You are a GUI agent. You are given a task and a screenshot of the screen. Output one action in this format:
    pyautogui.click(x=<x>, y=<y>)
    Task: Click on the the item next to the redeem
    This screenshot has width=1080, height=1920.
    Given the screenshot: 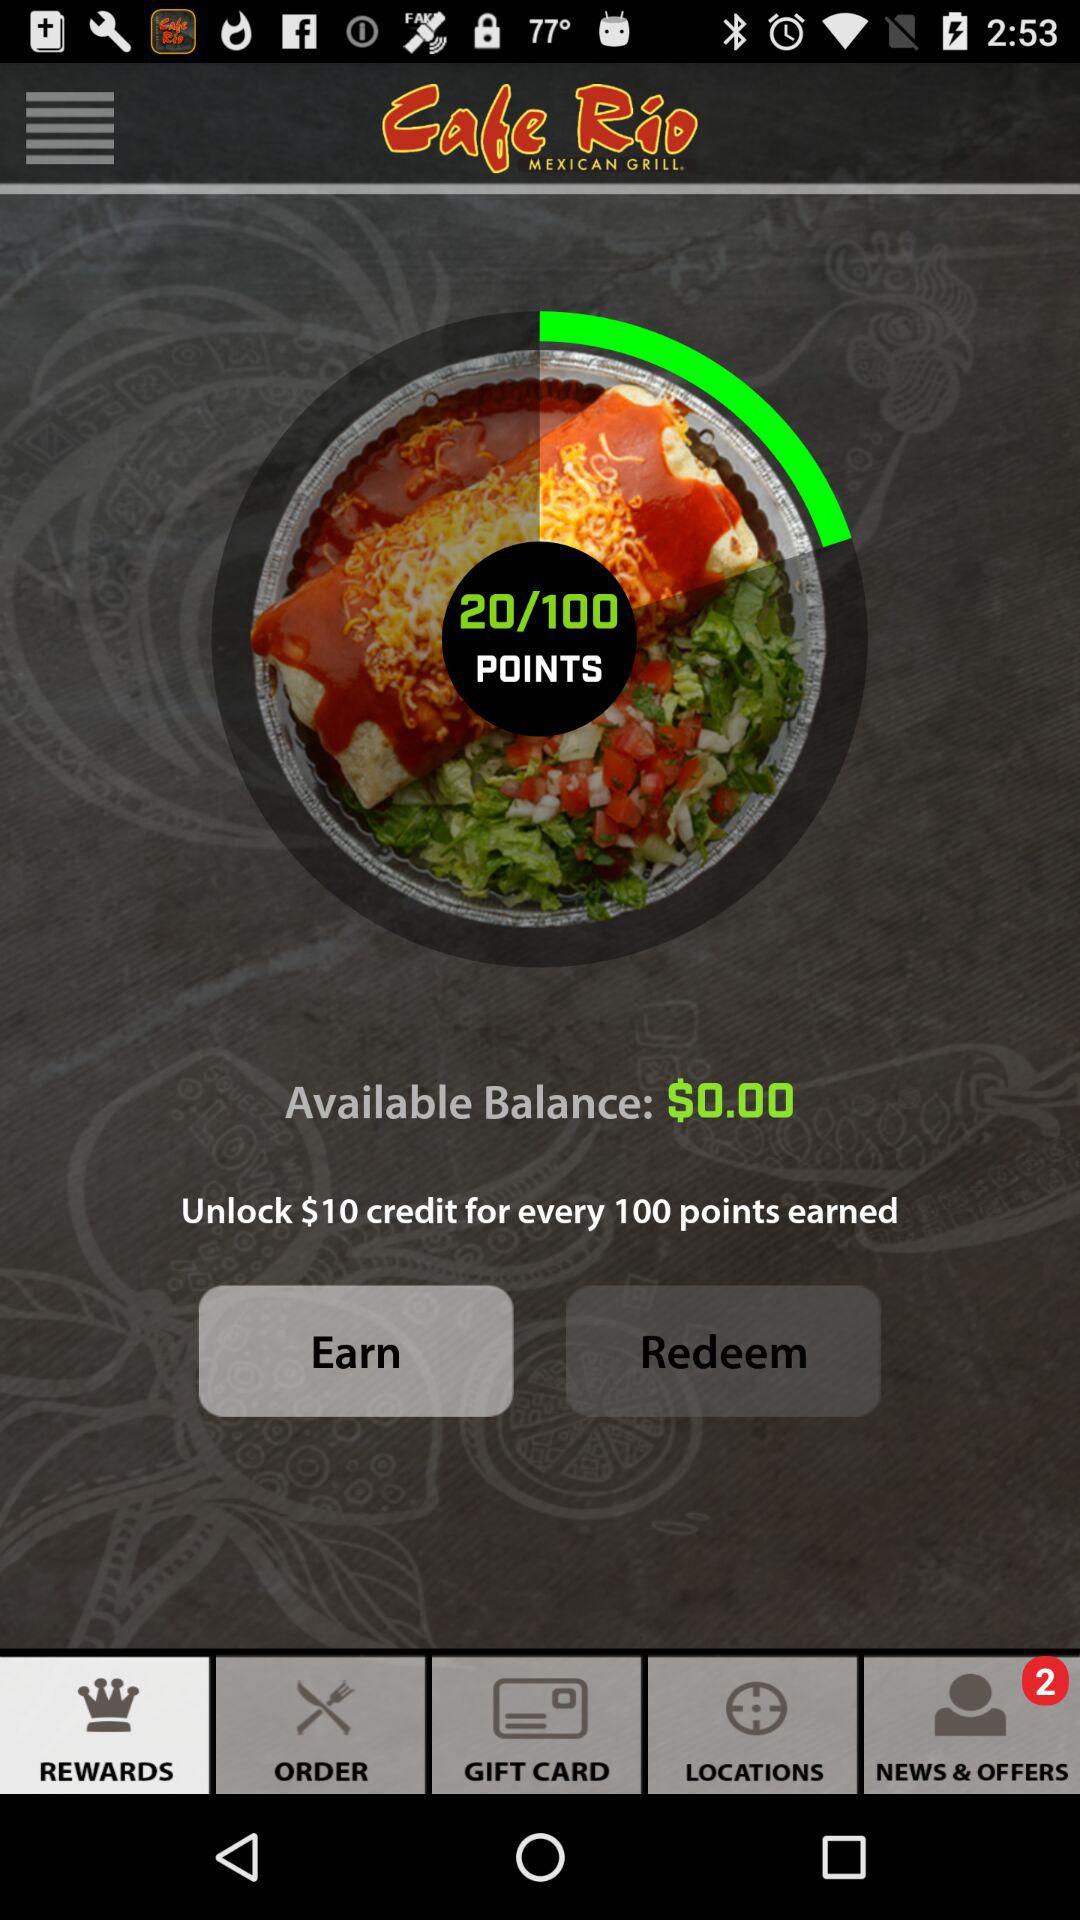 What is the action you would take?
    pyautogui.click(x=355, y=1351)
    